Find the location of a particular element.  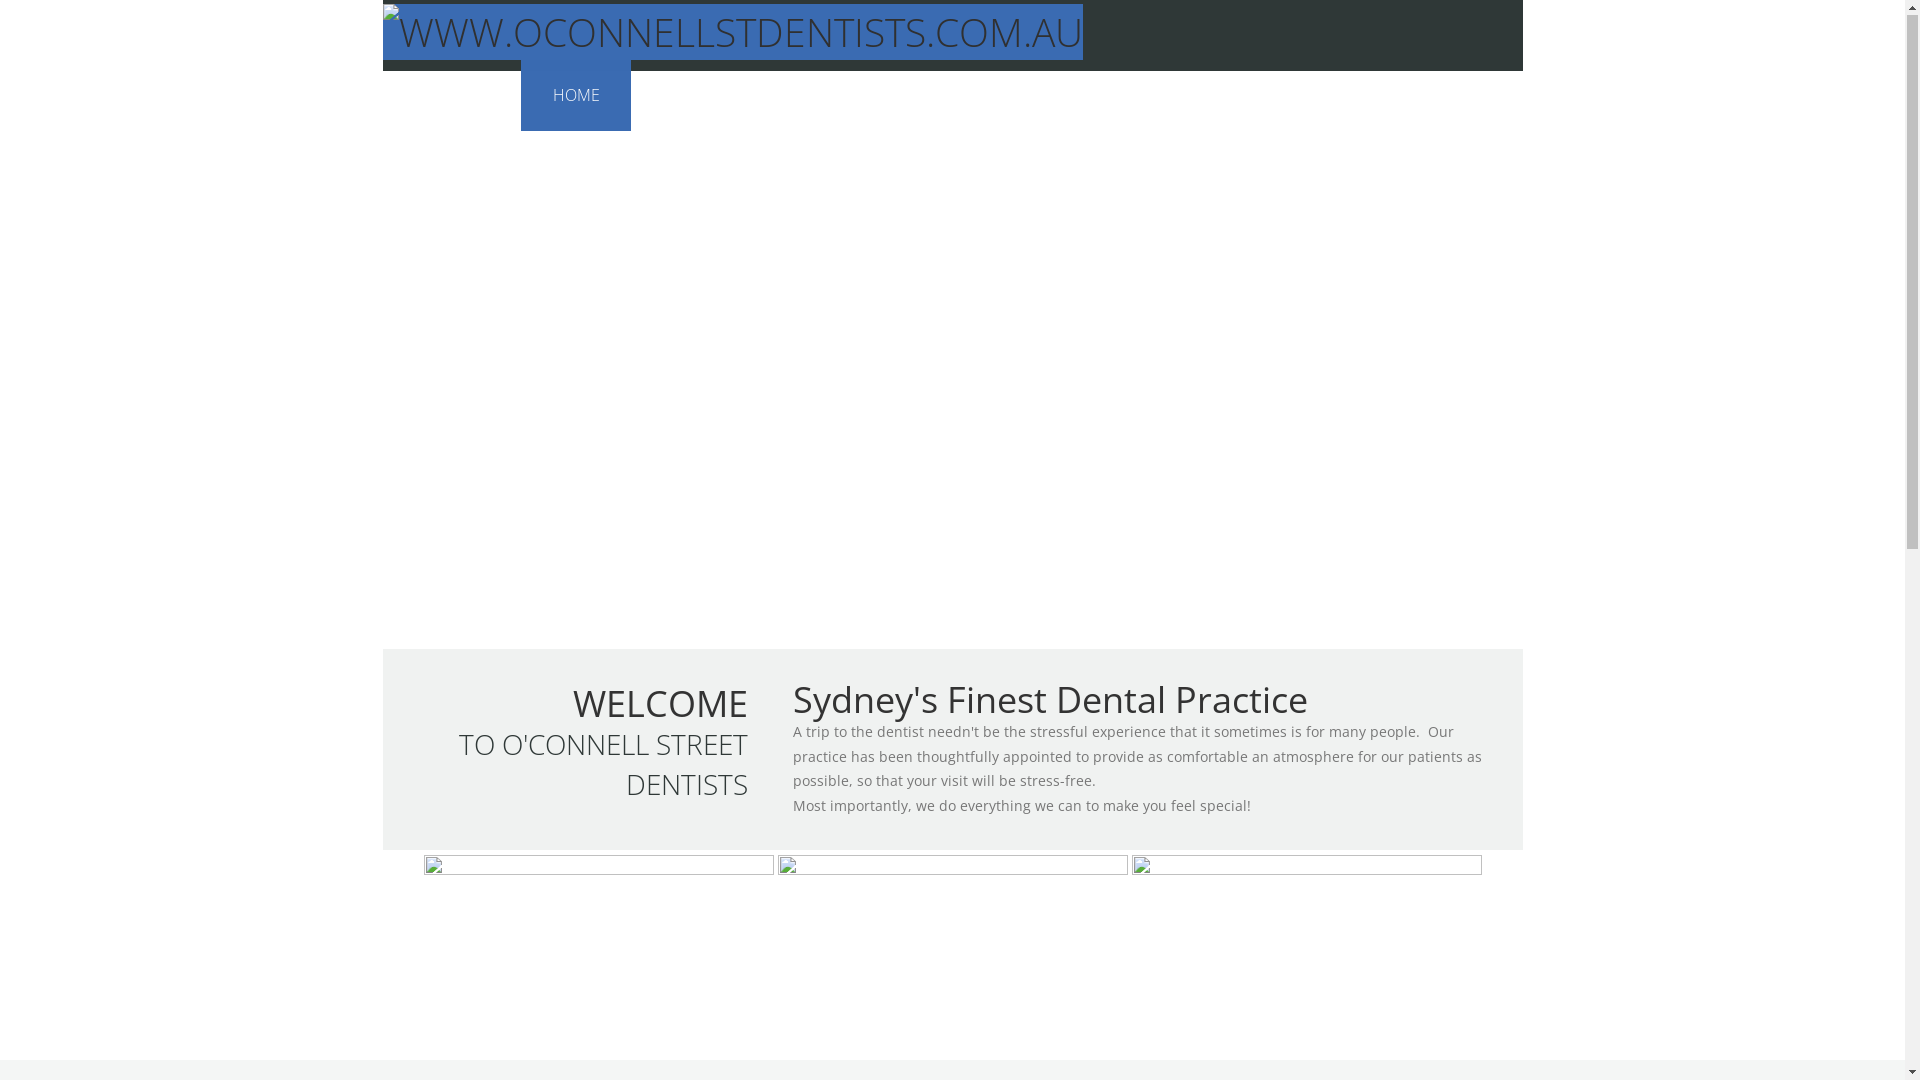

'HOME' is located at coordinates (575, 96).